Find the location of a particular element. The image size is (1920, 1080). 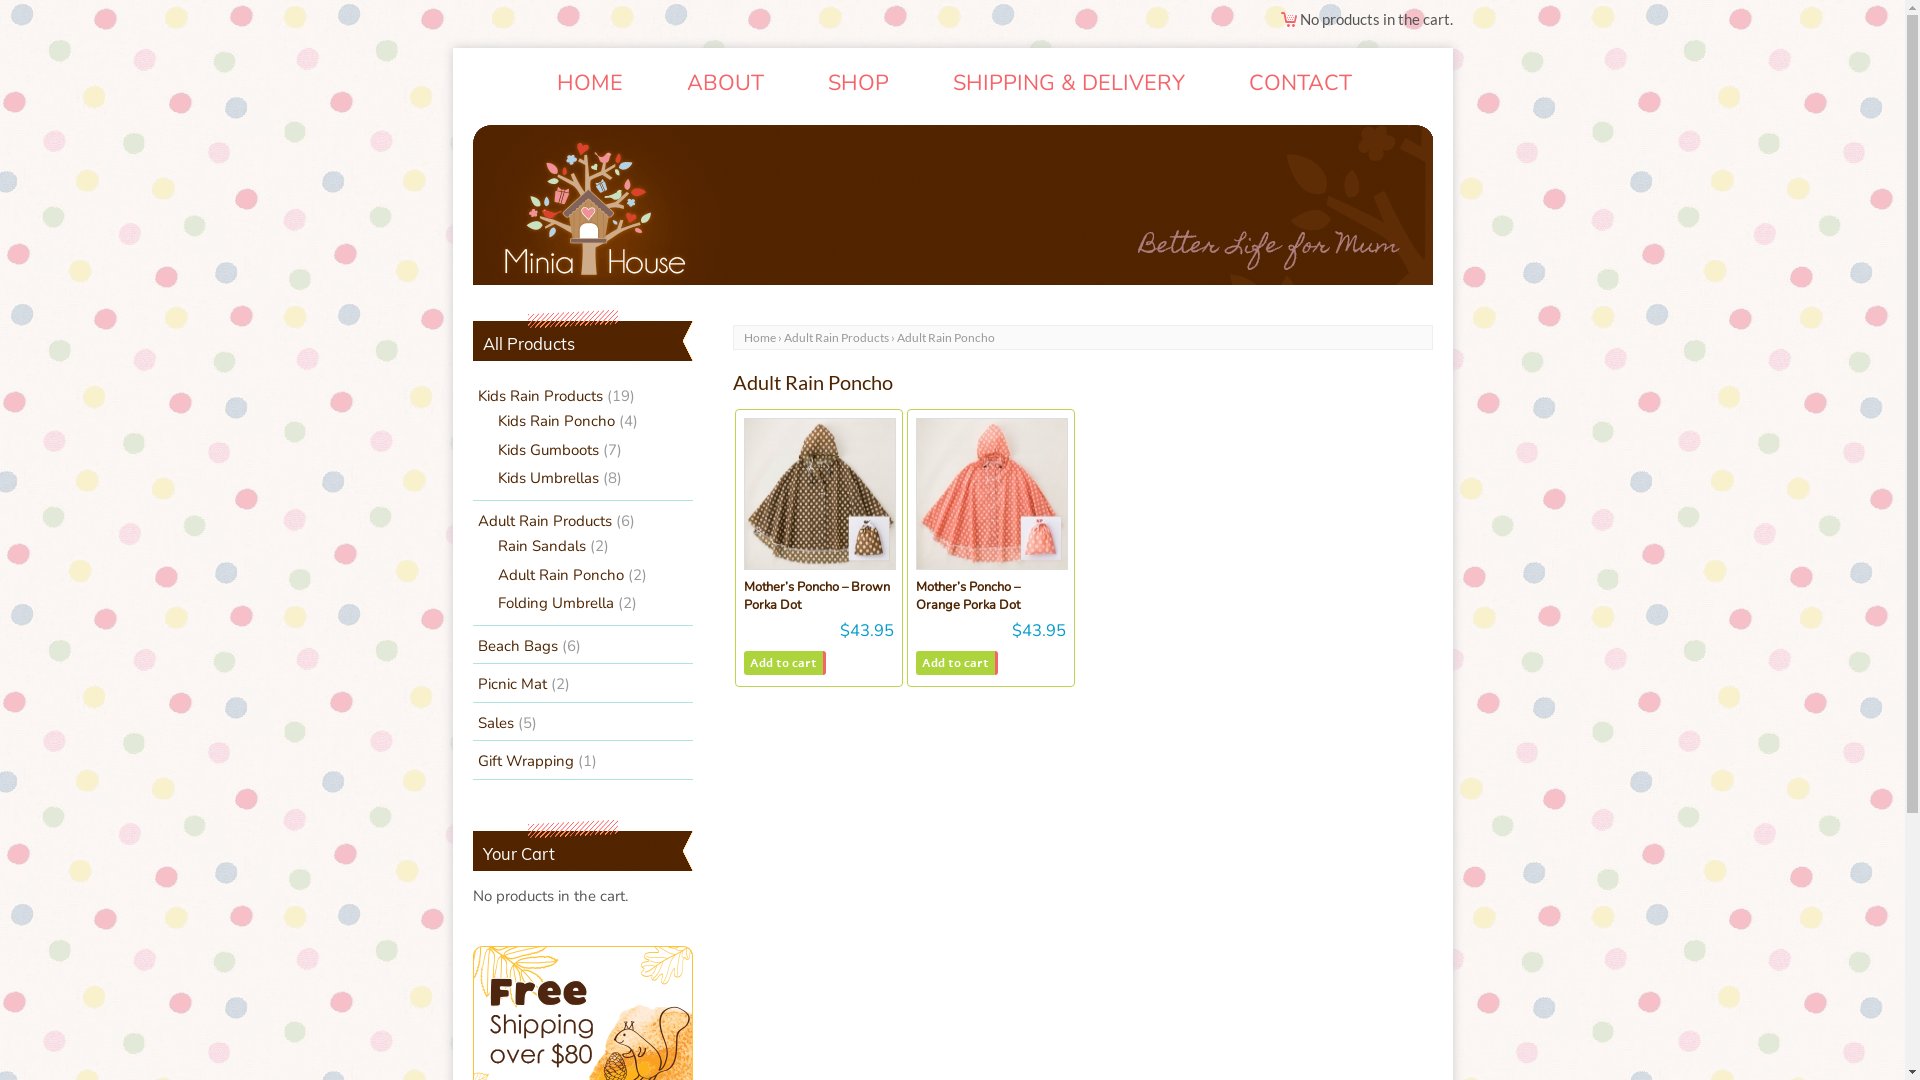

'SHIPPING & DELIVERY' is located at coordinates (1067, 83).